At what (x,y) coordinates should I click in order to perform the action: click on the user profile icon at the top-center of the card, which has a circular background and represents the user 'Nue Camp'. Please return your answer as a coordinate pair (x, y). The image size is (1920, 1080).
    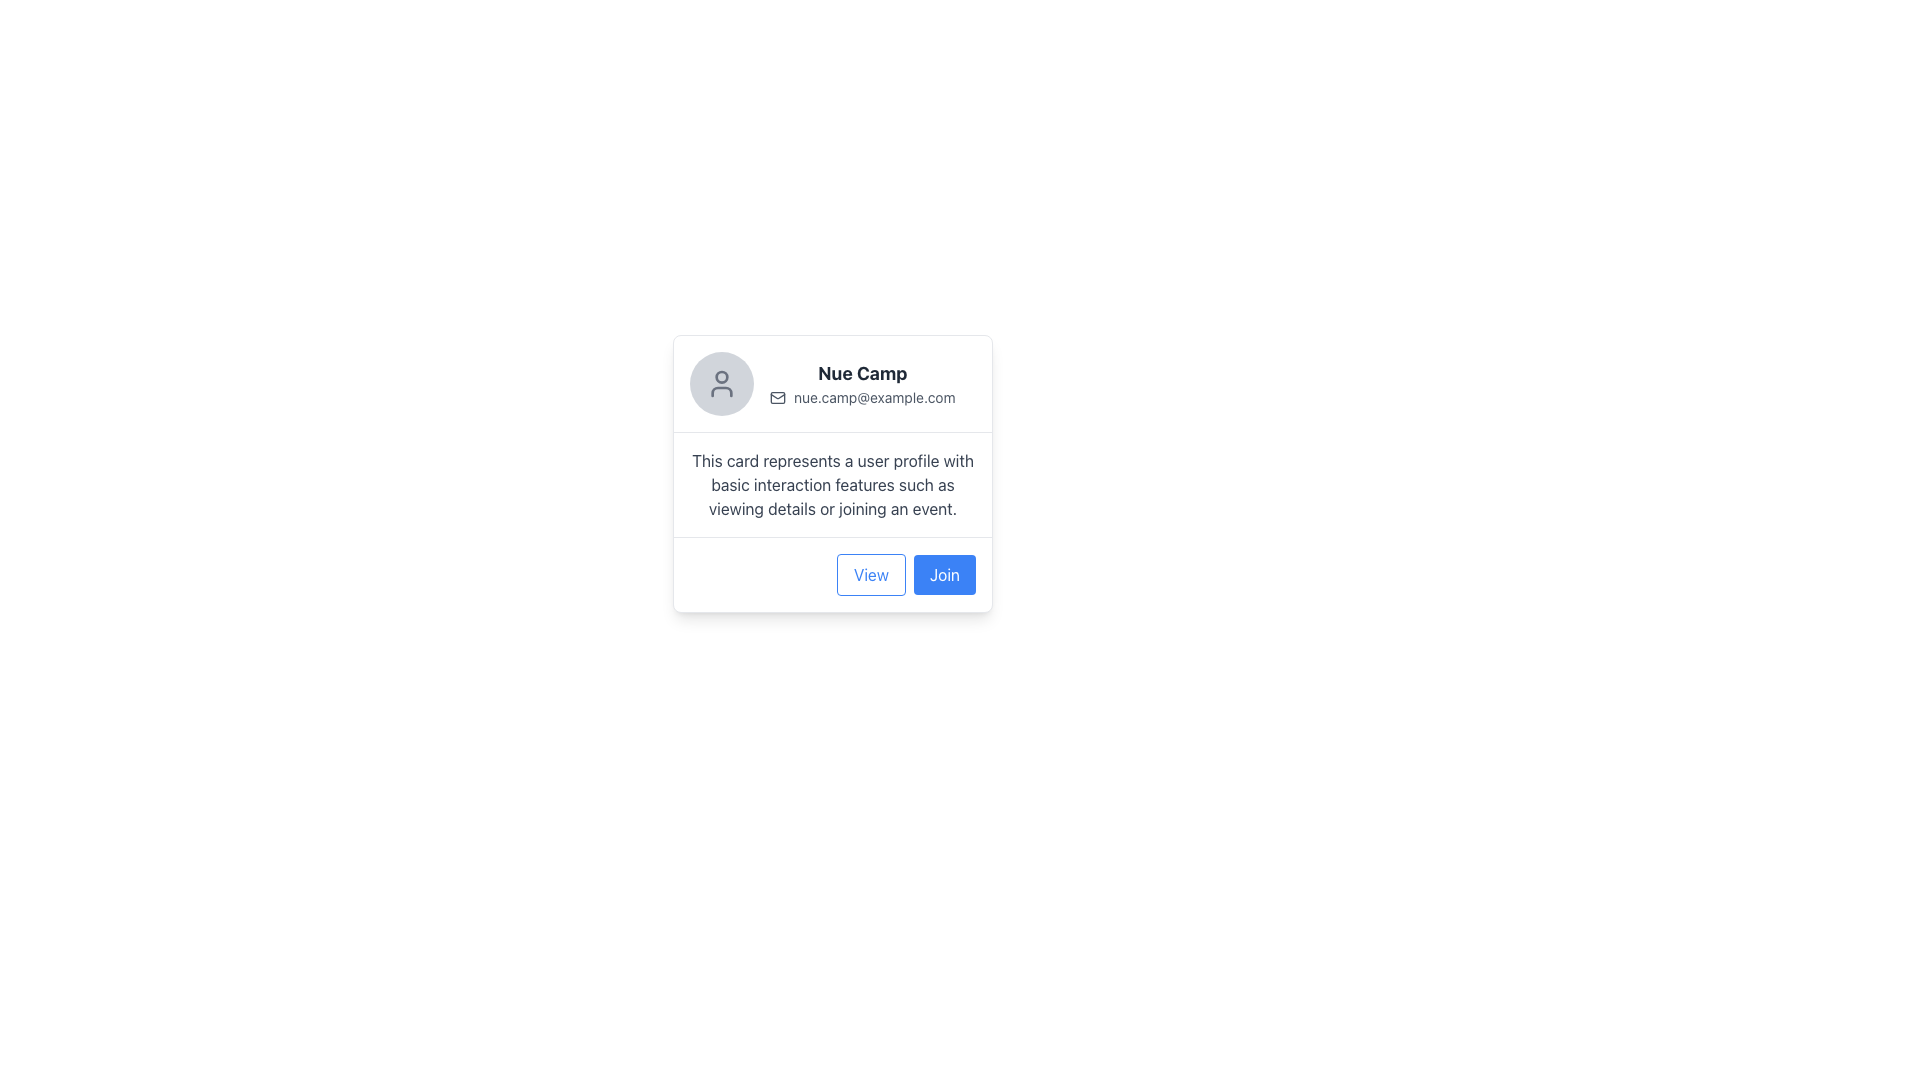
    Looking at the image, I should click on (720, 384).